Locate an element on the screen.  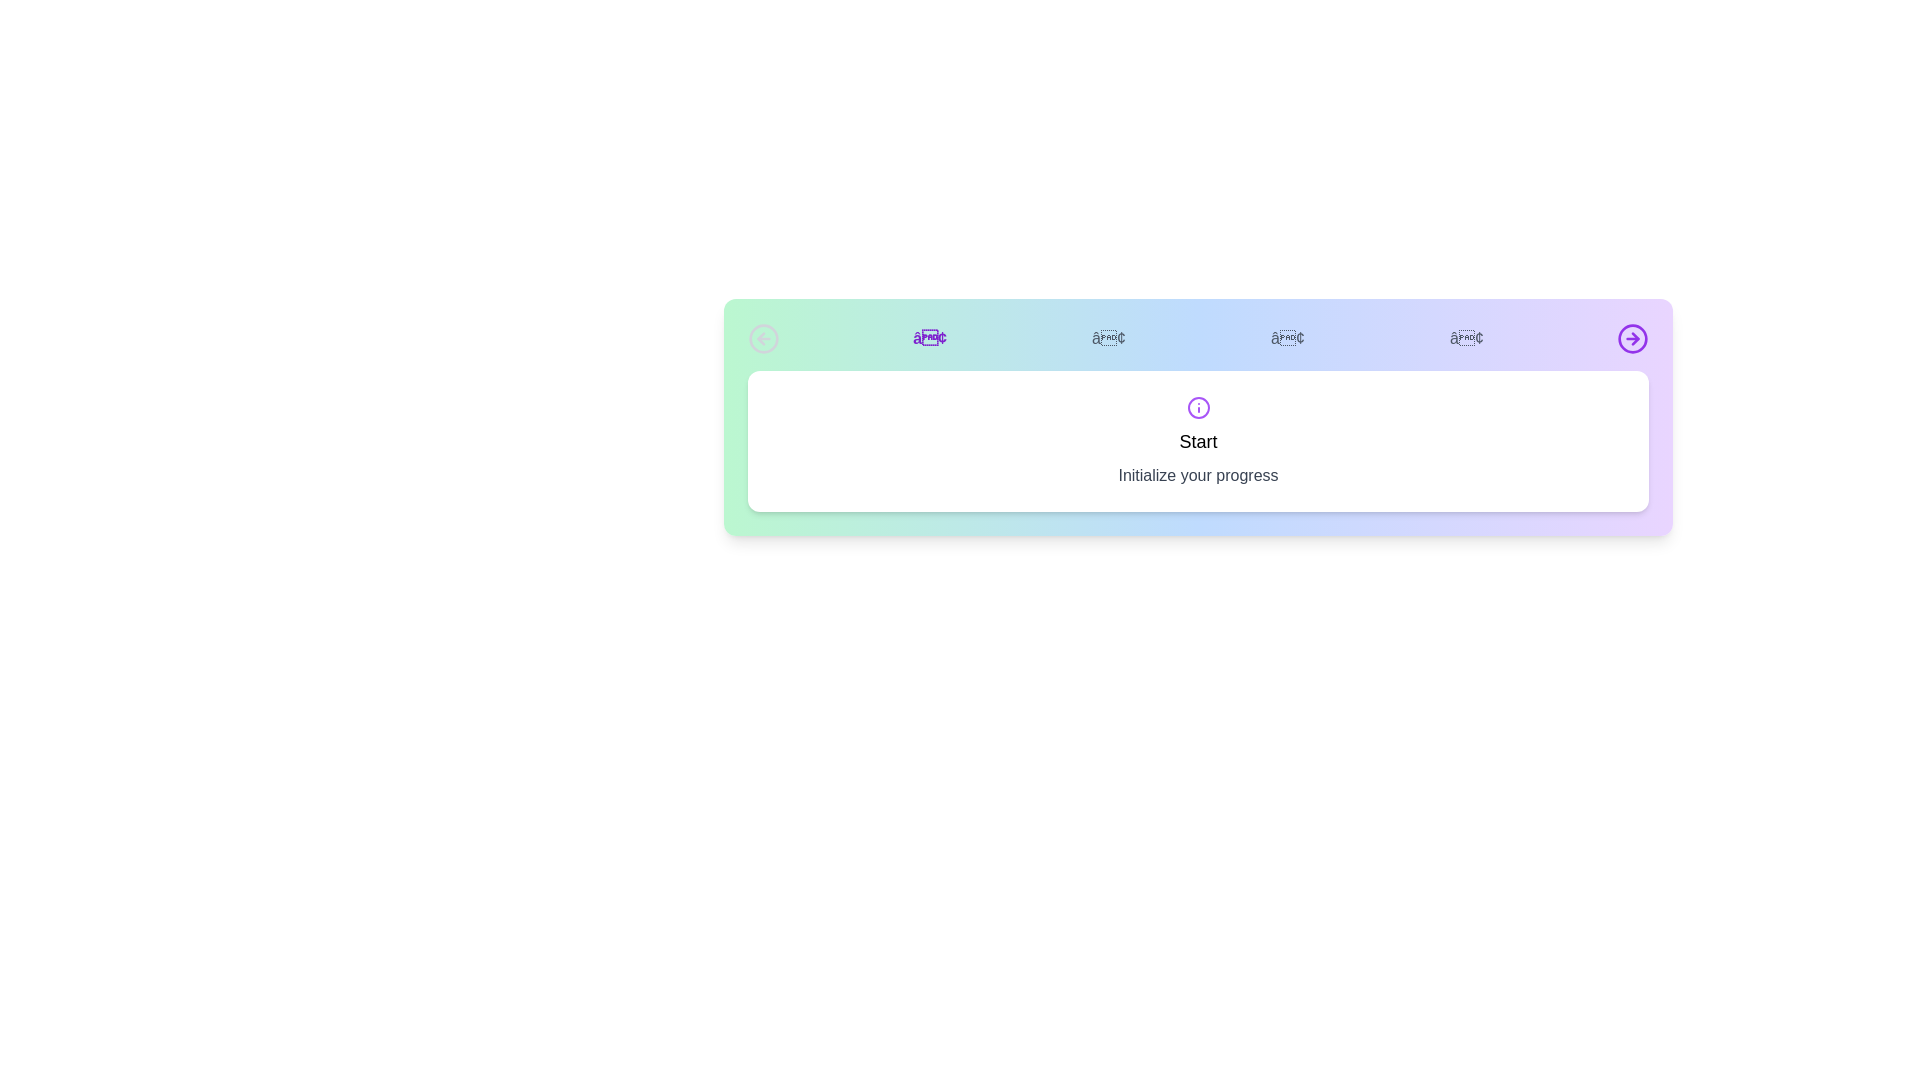
the left arrow button to navigate to the previous step is located at coordinates (762, 338).